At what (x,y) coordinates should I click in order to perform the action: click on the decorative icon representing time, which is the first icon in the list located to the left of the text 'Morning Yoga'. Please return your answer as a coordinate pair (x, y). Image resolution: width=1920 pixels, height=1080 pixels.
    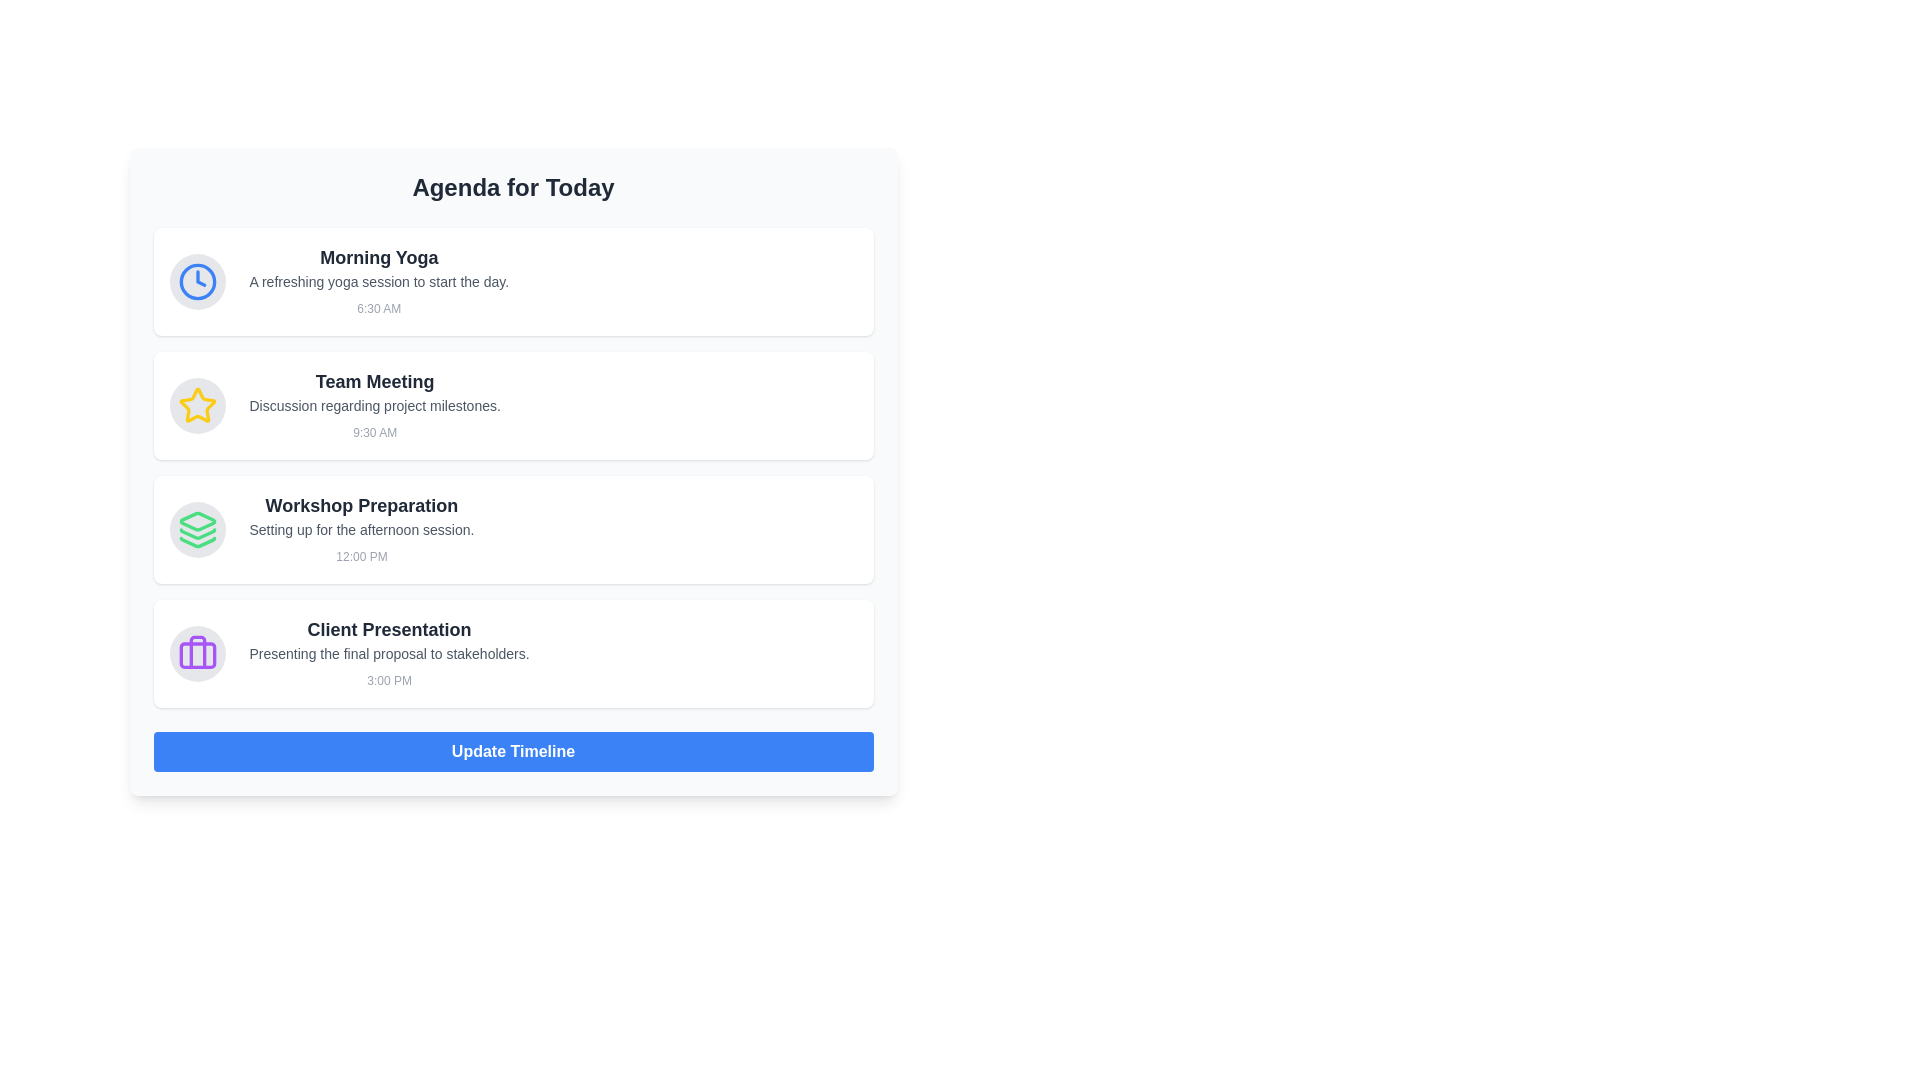
    Looking at the image, I should click on (197, 281).